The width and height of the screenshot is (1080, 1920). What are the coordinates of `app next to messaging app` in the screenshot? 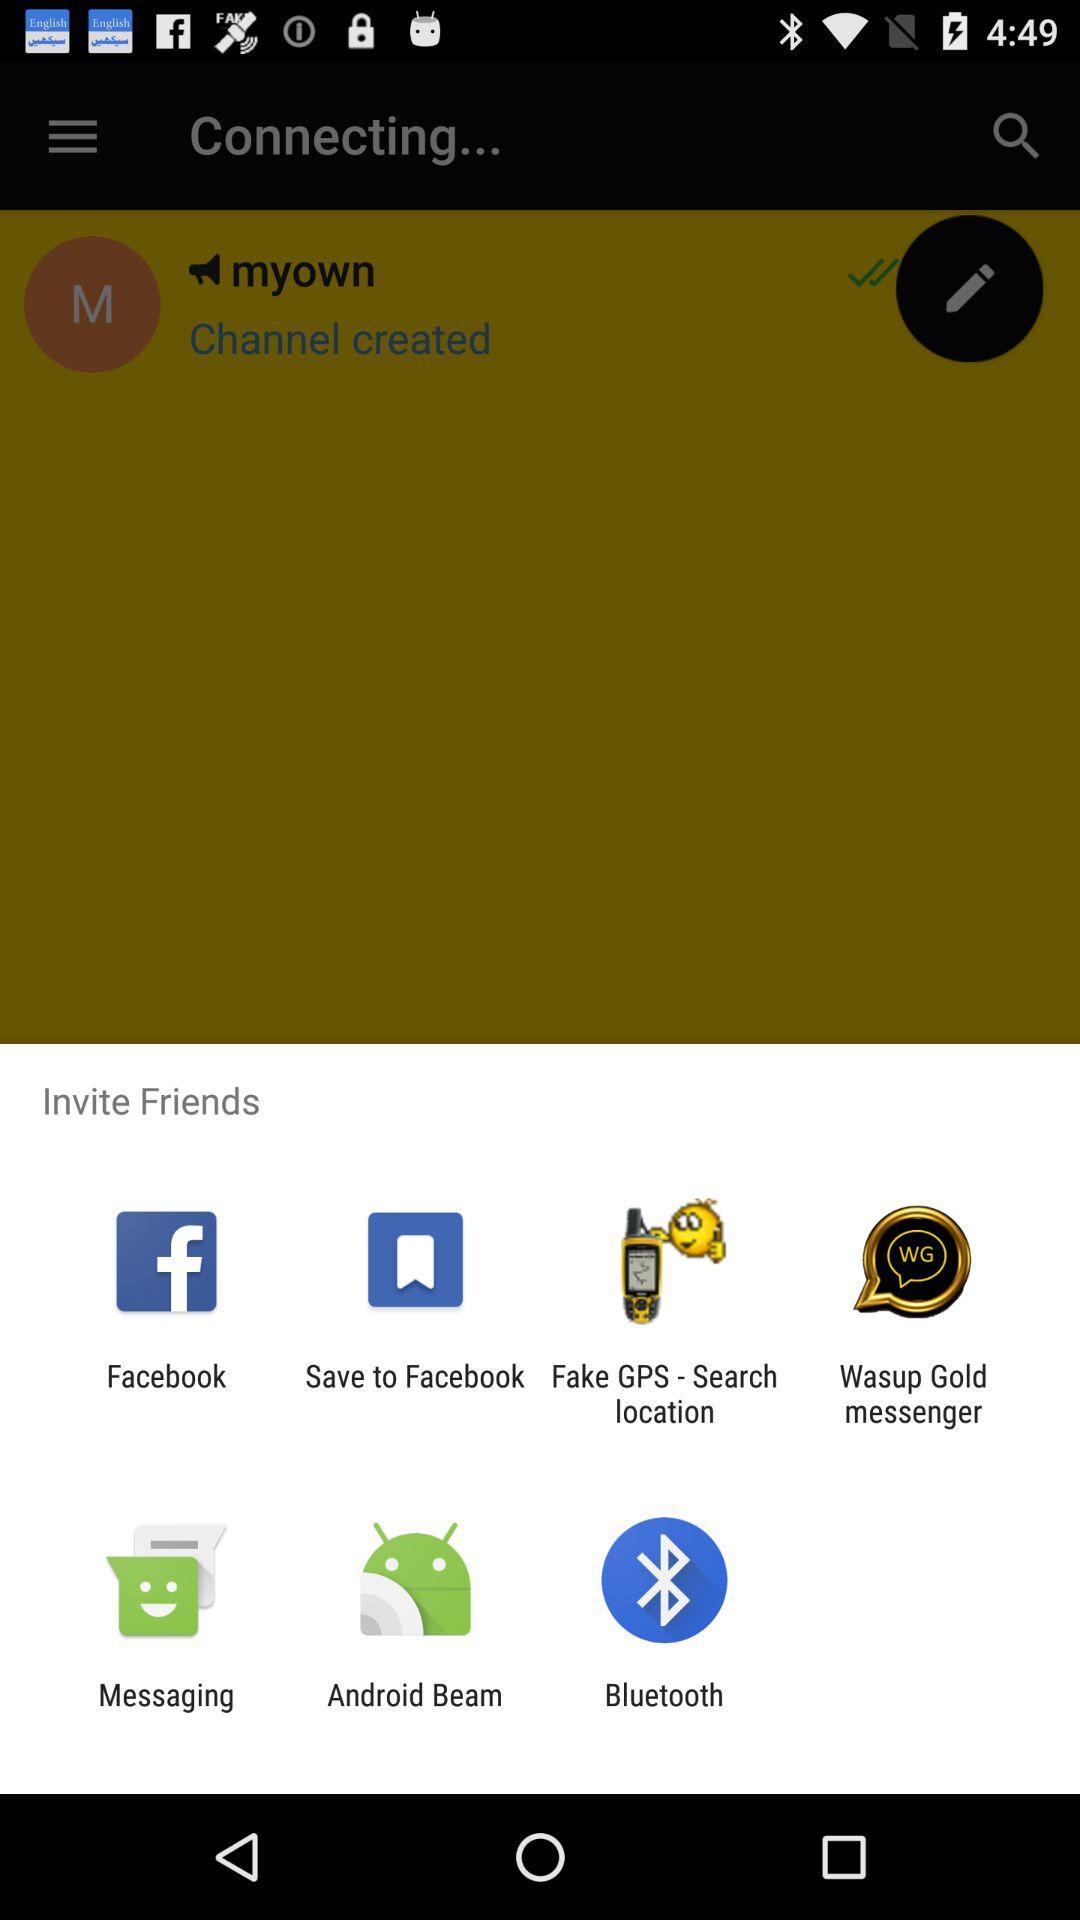 It's located at (414, 1711).